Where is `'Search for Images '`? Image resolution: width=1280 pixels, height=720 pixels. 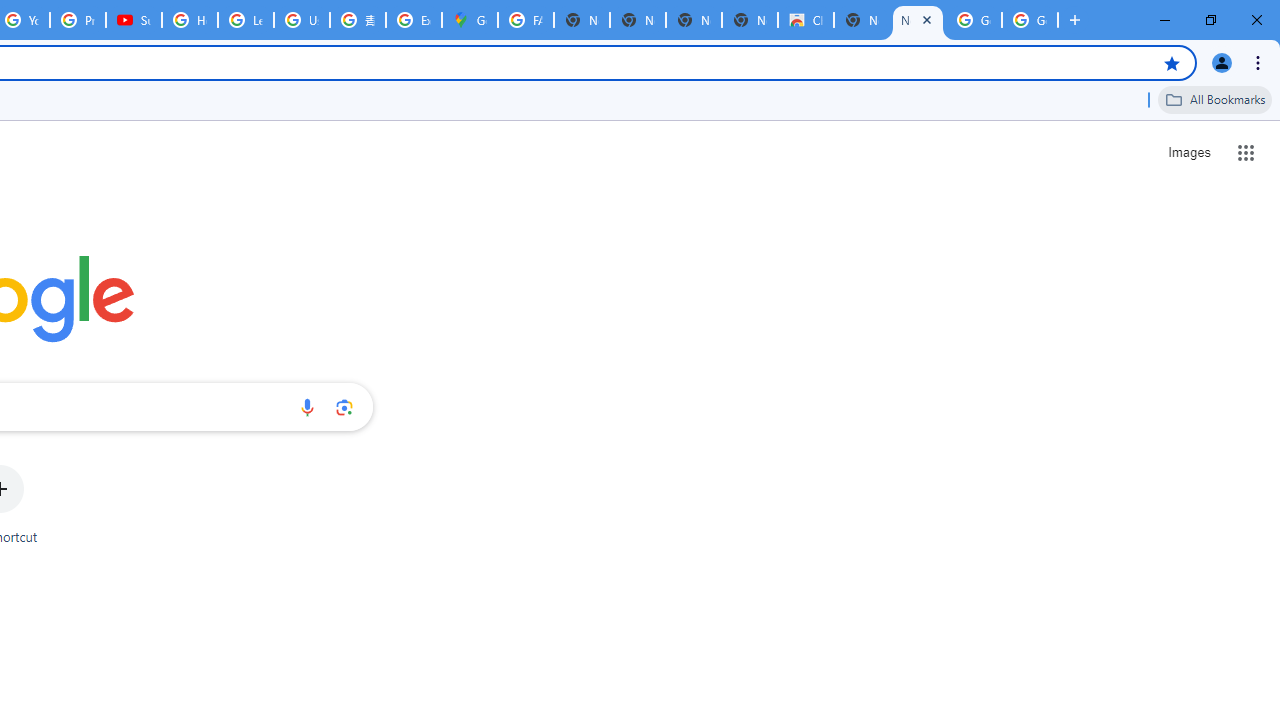 'Search for Images ' is located at coordinates (1189, 152).